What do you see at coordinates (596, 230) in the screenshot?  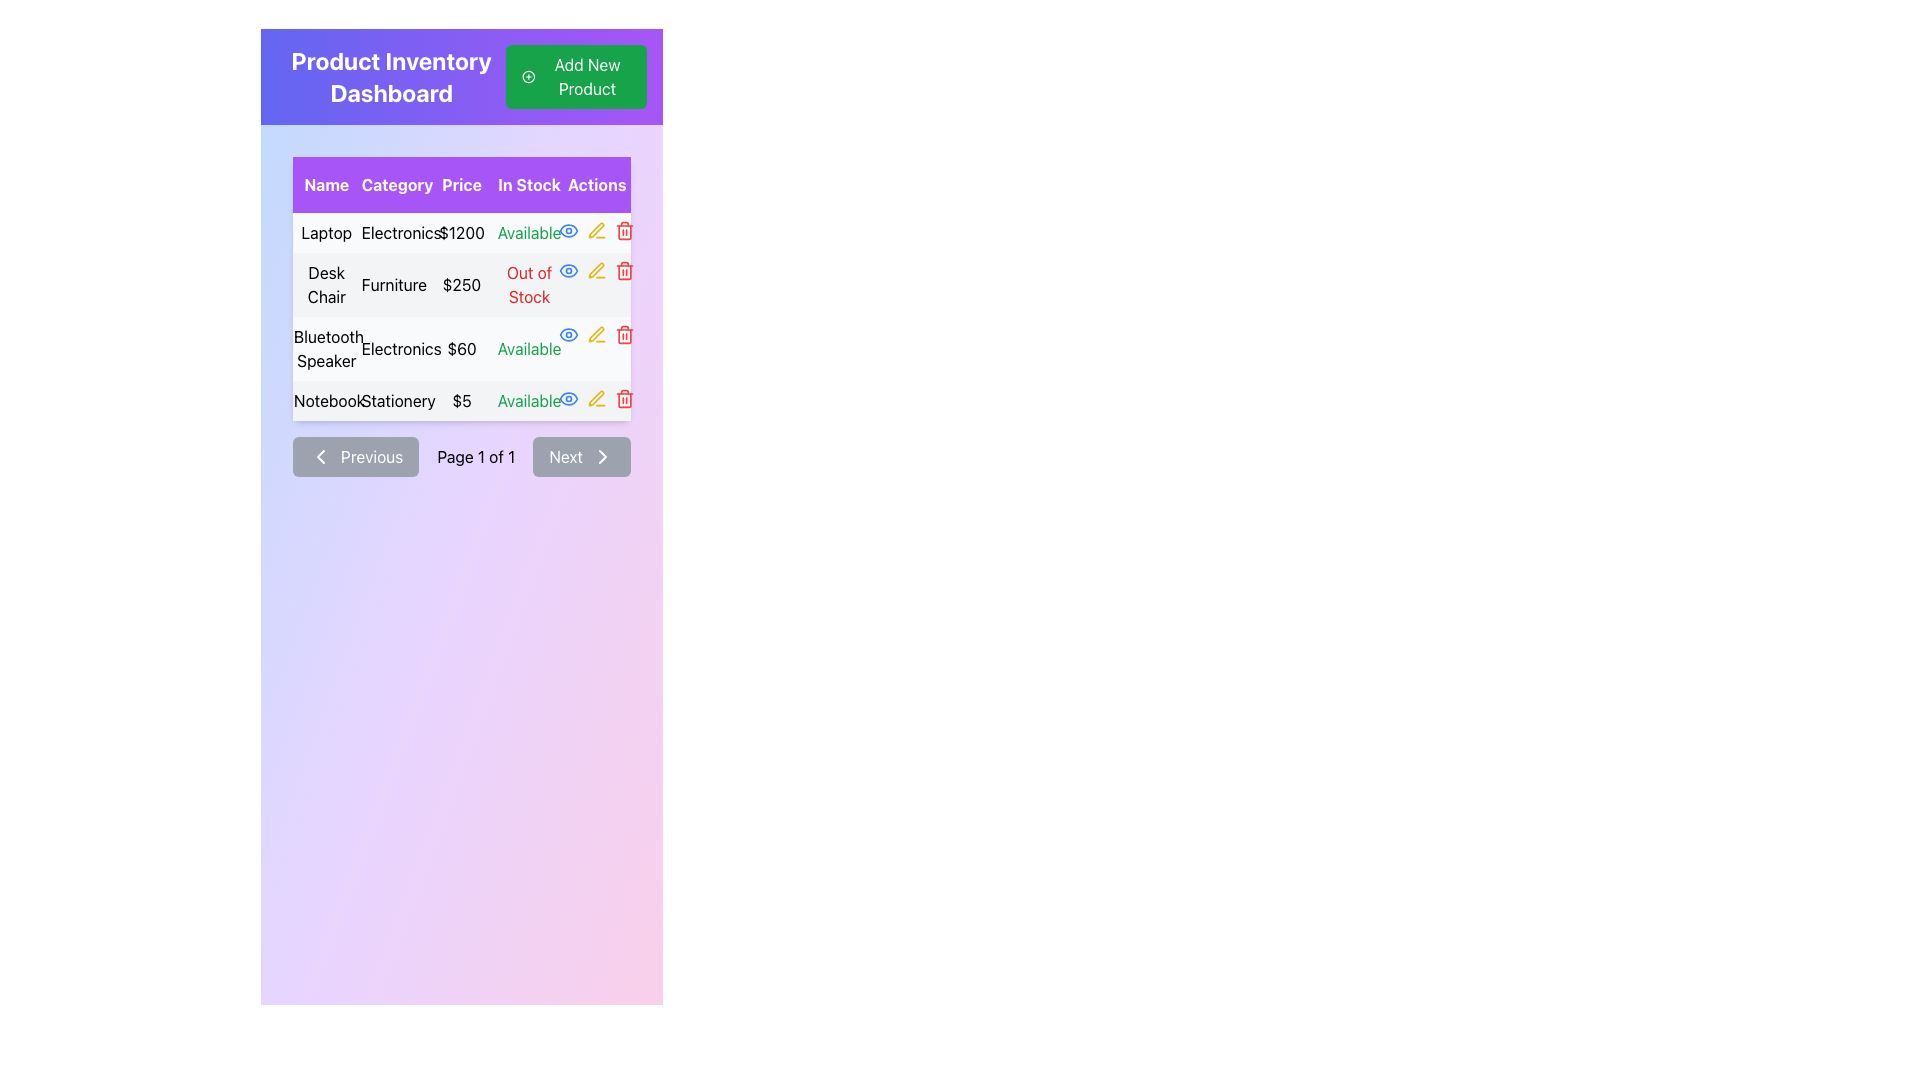 I see `the edit icon button located in the 'Actions' section of the first row in the product table to modify the product information` at bounding box center [596, 230].